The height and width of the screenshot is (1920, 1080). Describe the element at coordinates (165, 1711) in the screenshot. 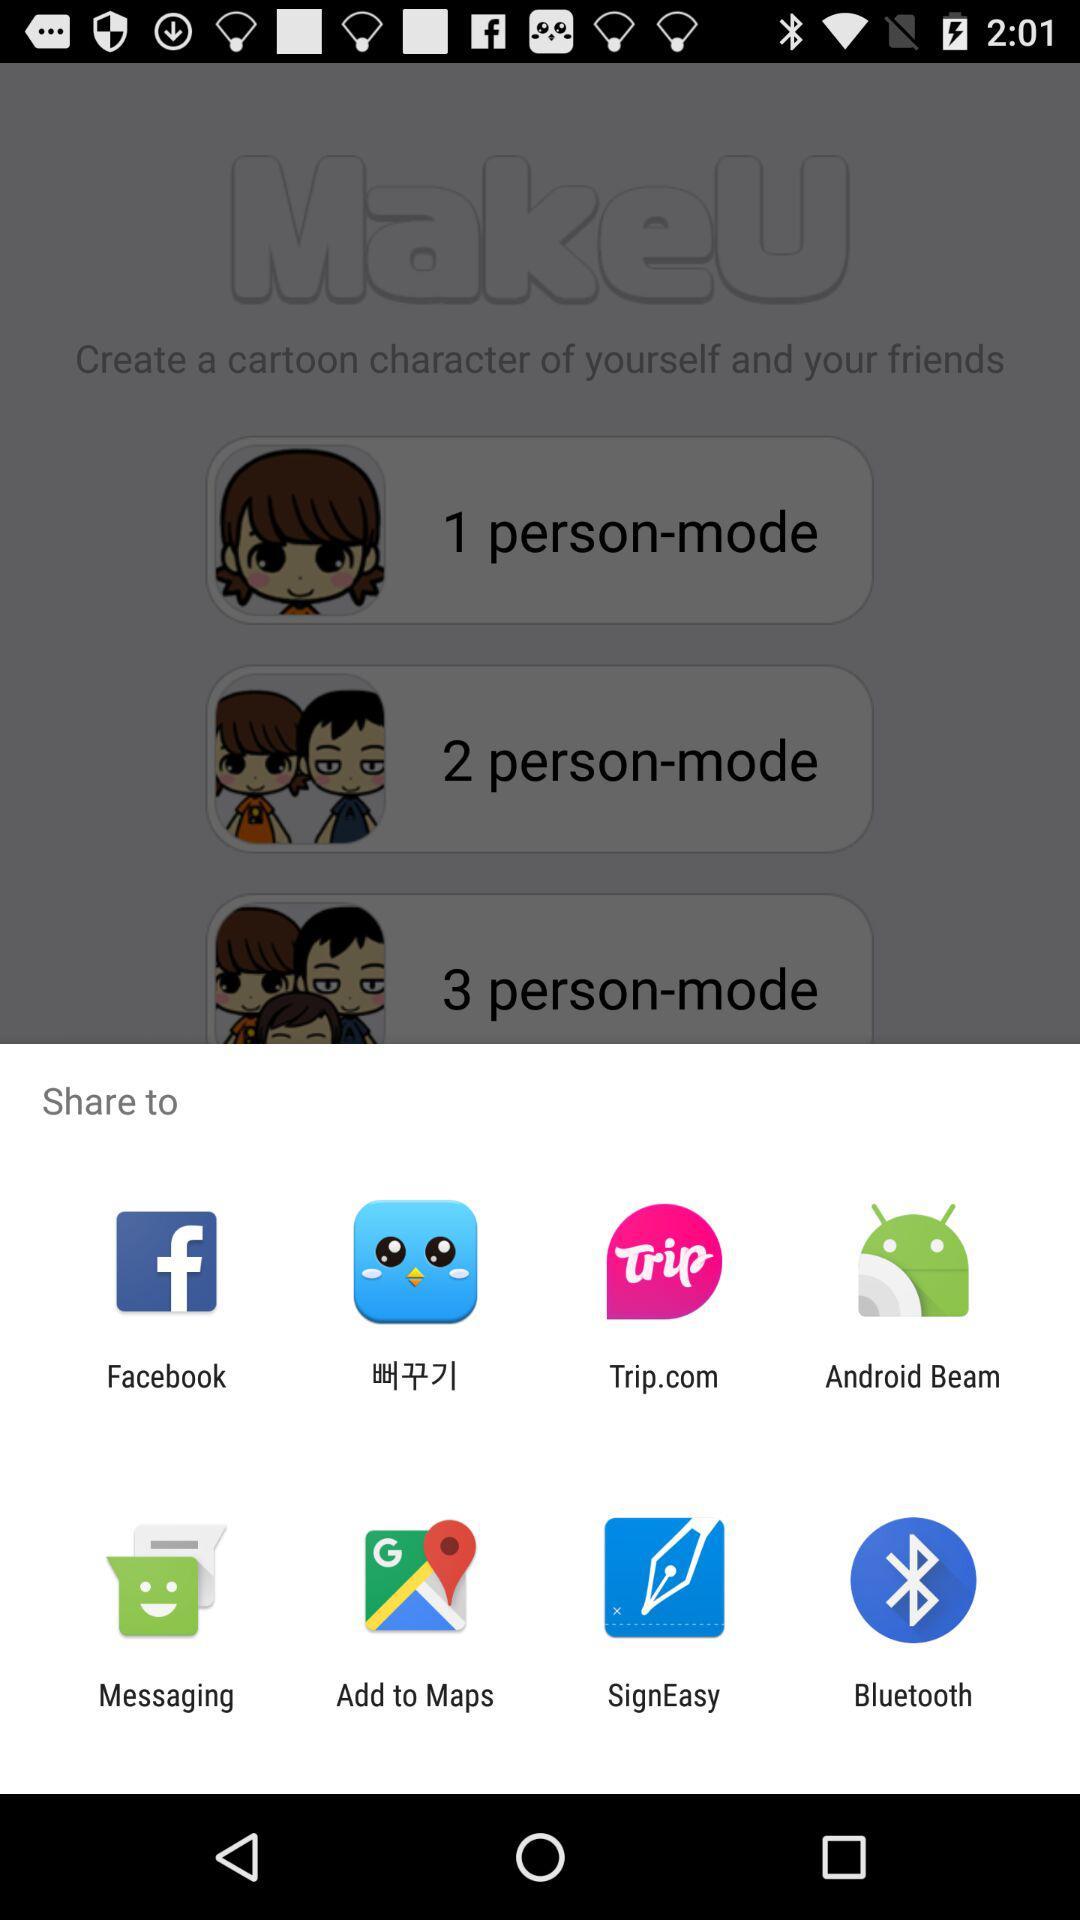

I see `item to the left of add to maps icon` at that location.